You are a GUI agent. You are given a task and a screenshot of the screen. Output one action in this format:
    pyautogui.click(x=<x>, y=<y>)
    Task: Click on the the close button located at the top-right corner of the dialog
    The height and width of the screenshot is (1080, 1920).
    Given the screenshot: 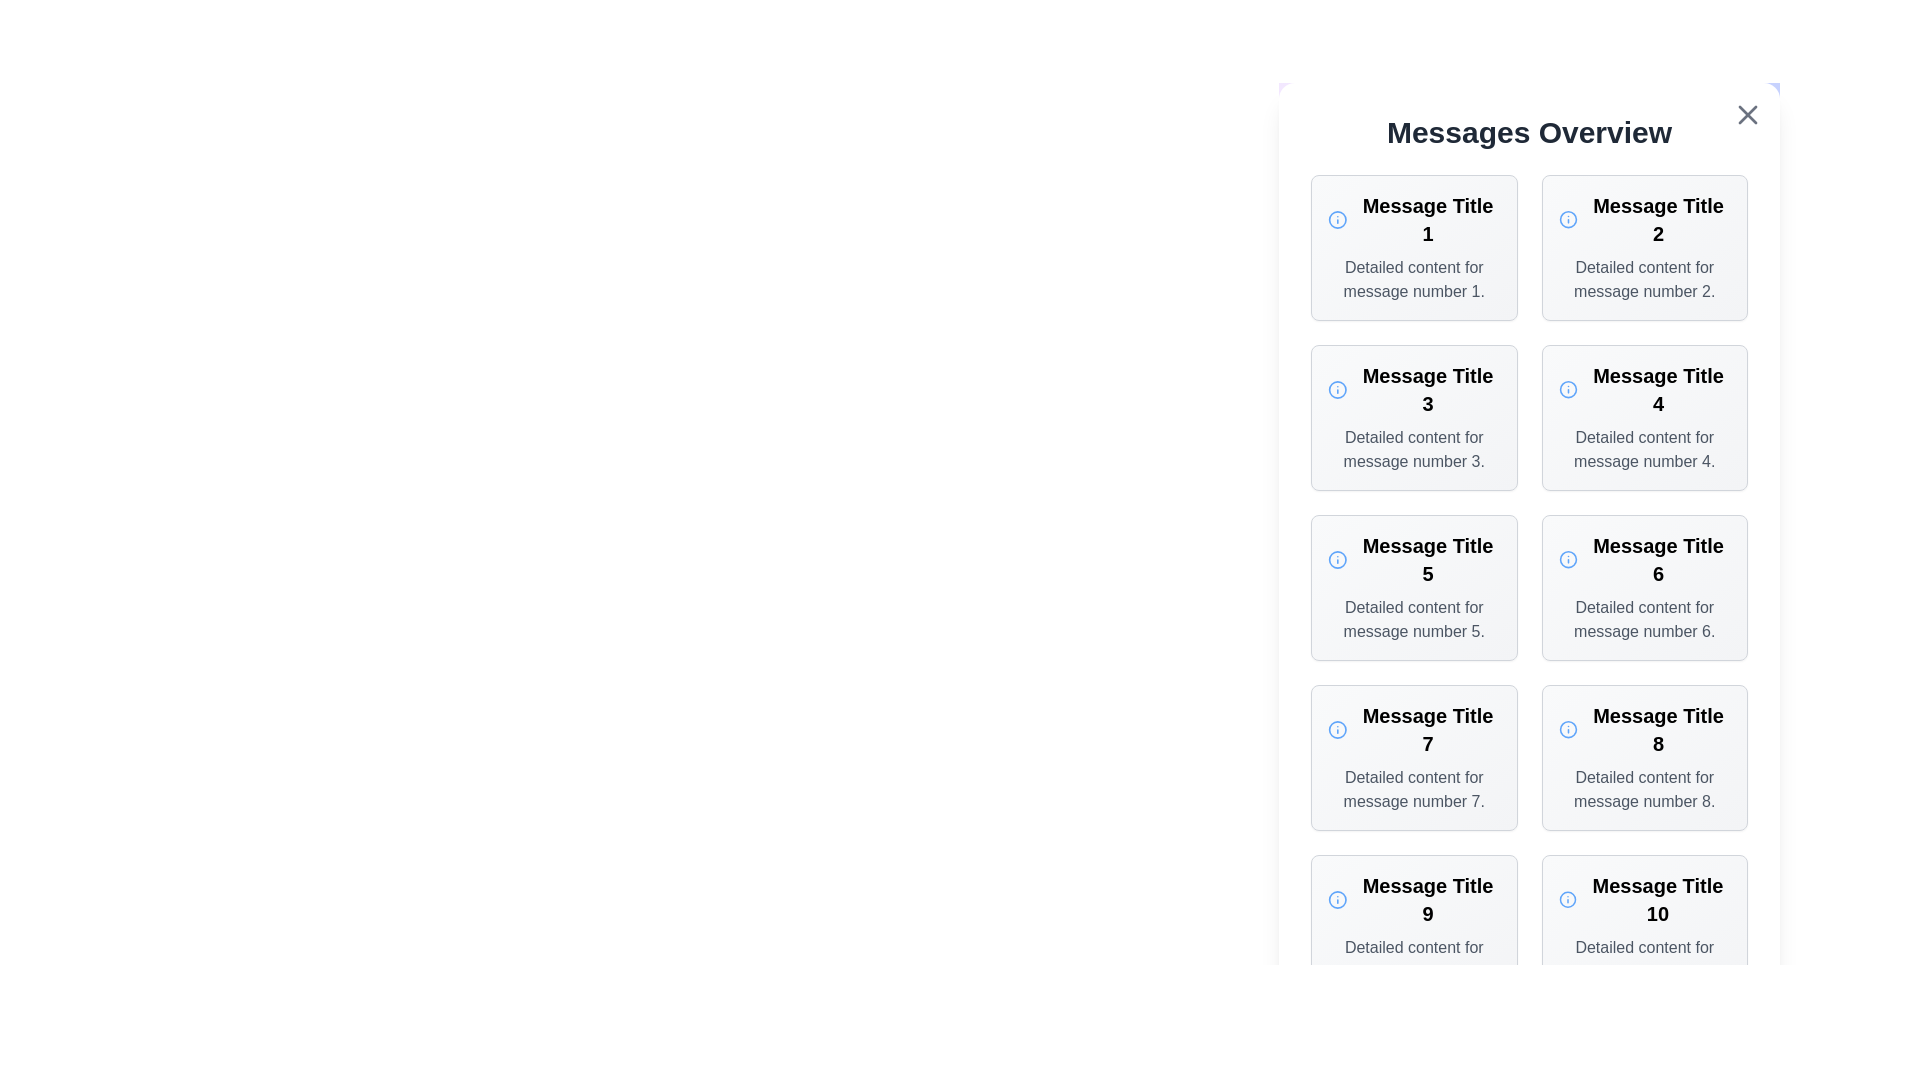 What is the action you would take?
    pyautogui.click(x=1746, y=115)
    